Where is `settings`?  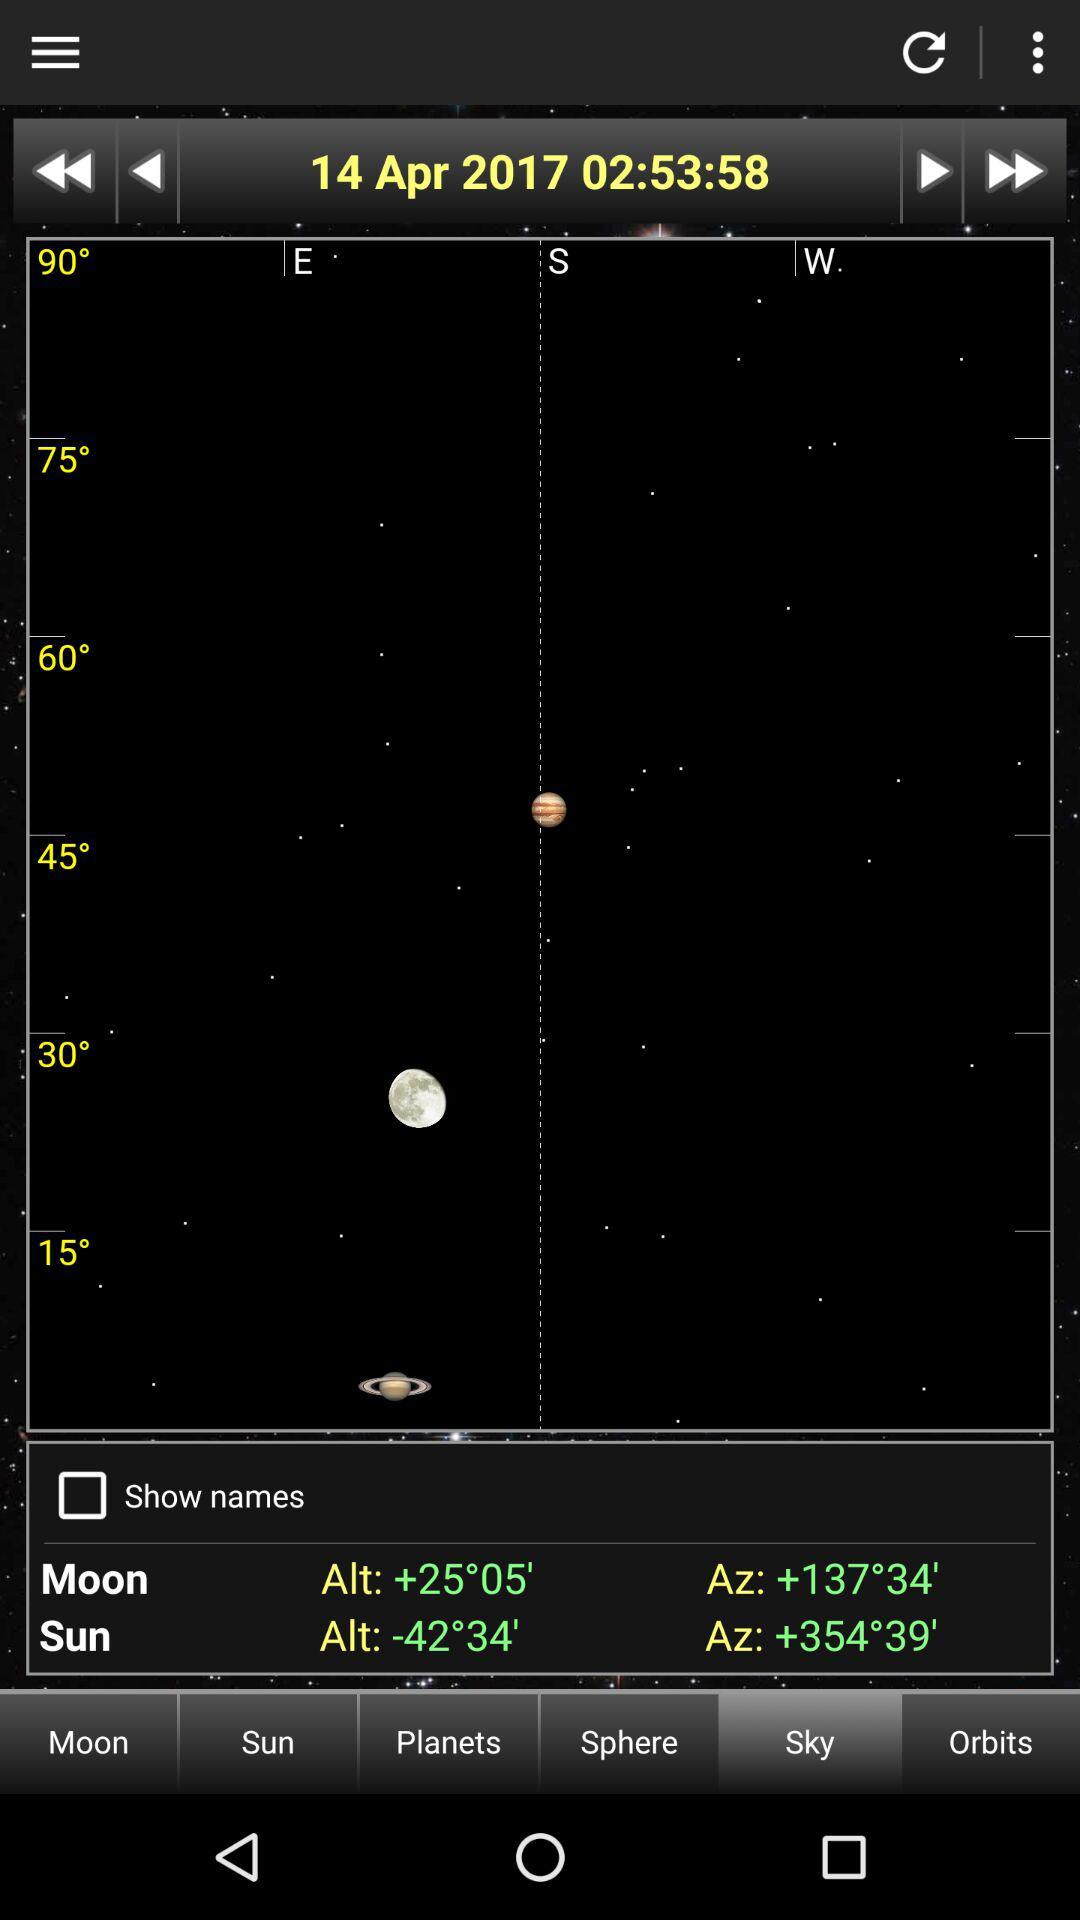
settings is located at coordinates (54, 52).